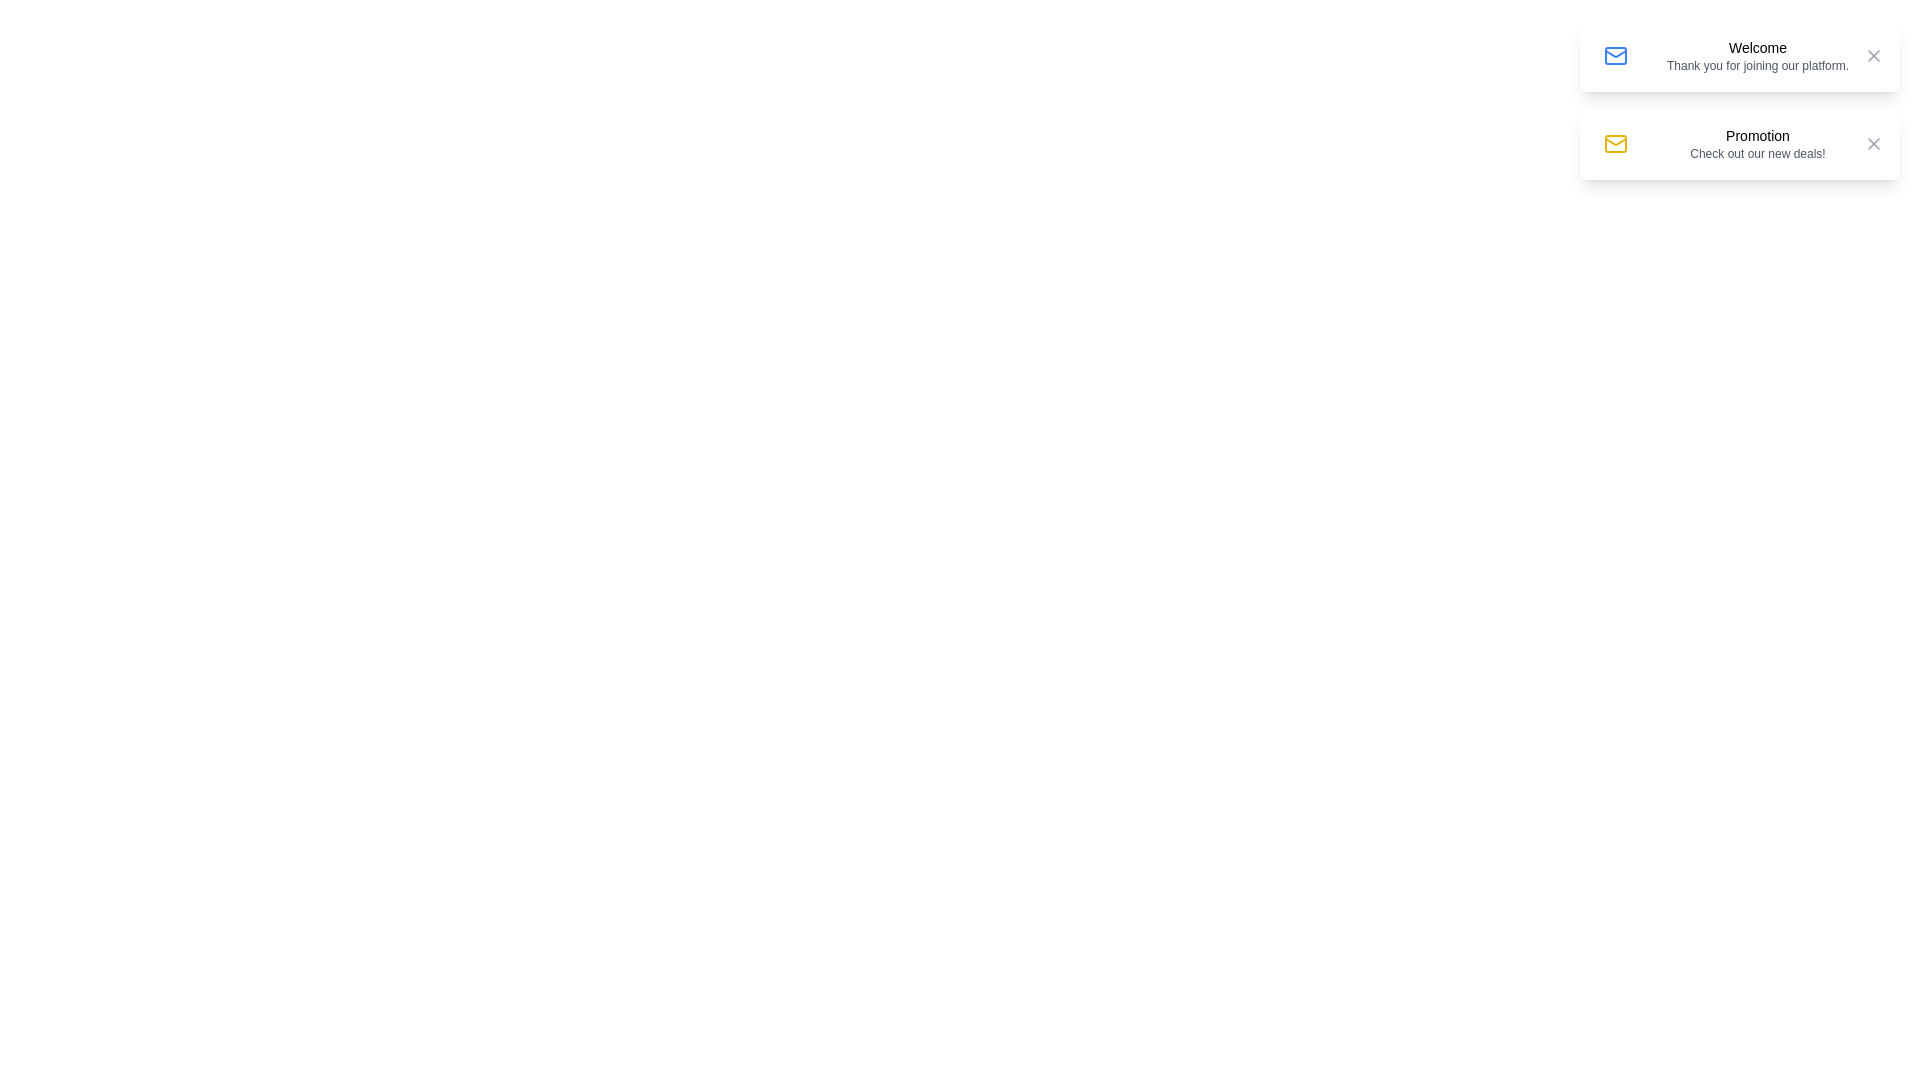  I want to click on the title text label located in the top-right section of the interface, which serves as the header for the message card, positioned above the secondary text line, so click(1756, 46).